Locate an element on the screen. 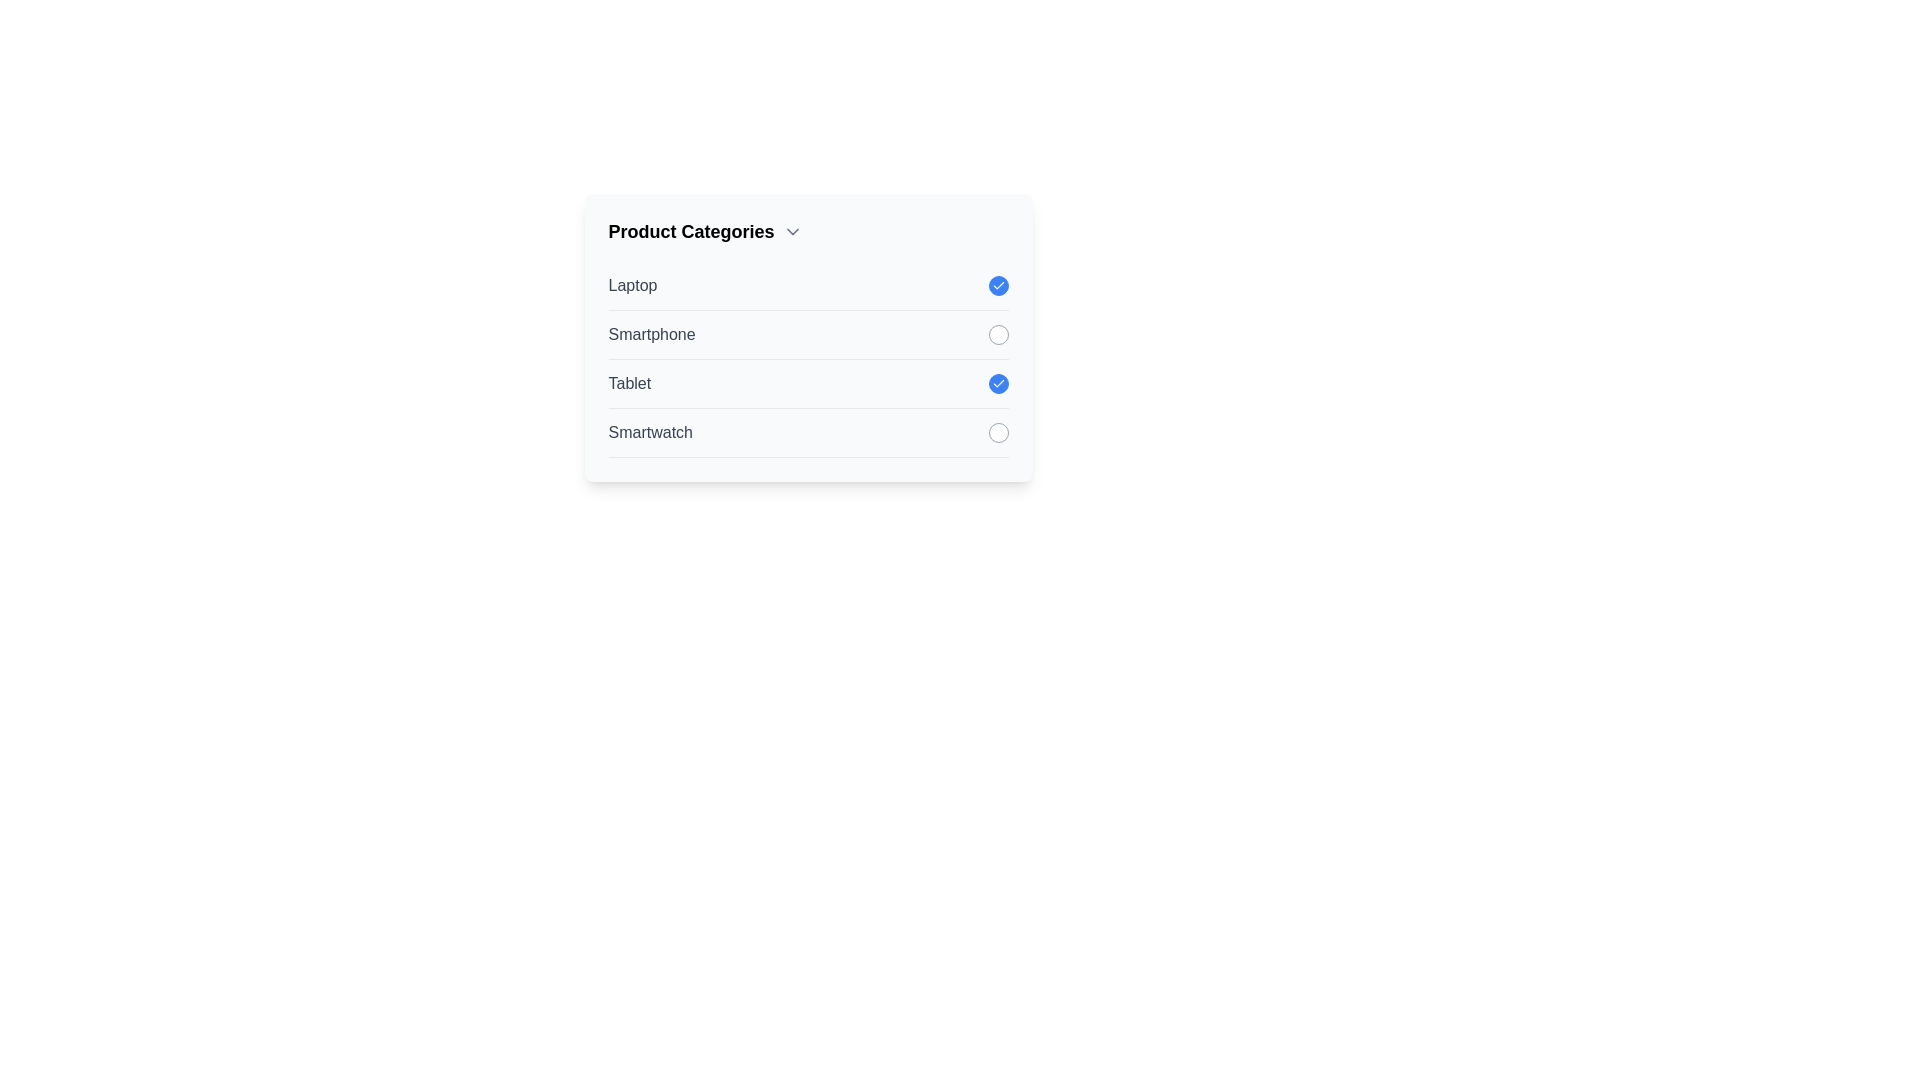  the item Laptop is located at coordinates (998, 285).